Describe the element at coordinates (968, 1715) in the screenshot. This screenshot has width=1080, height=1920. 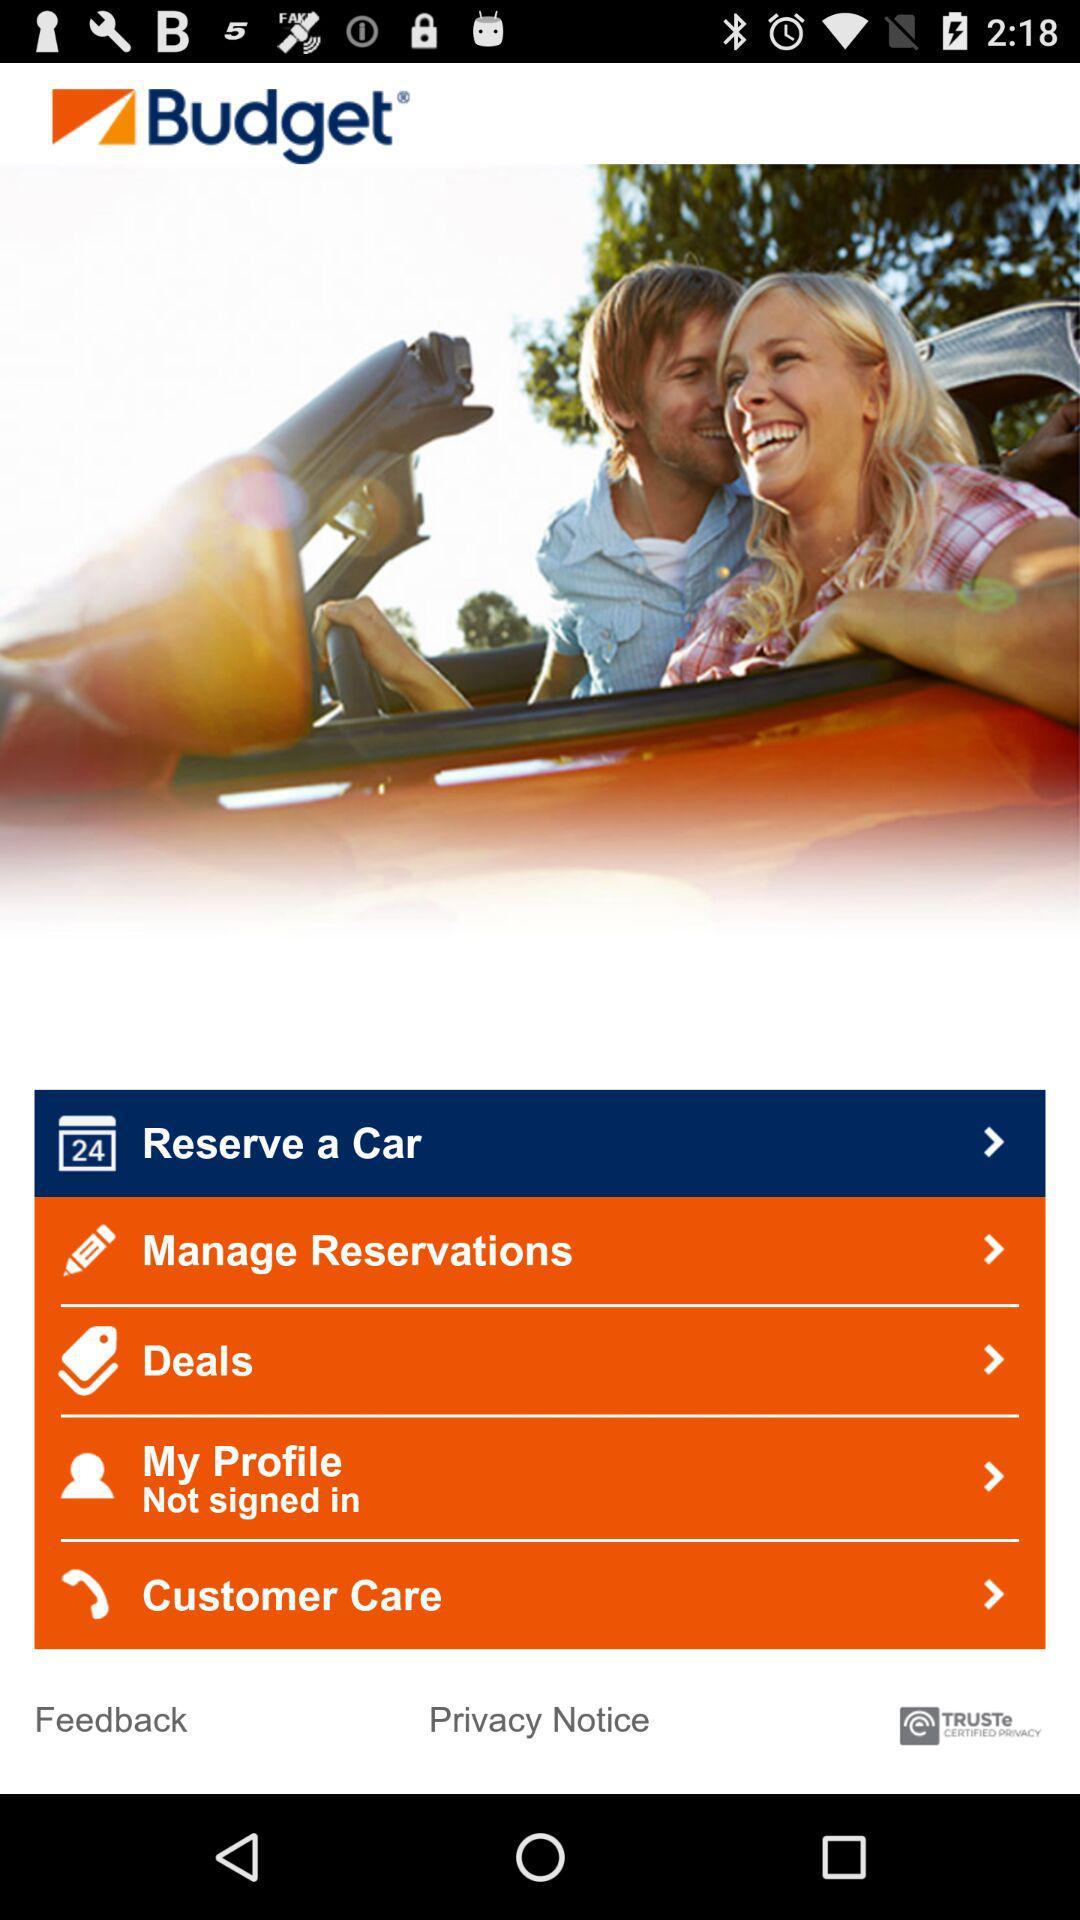
I see `the icon at the bottom right corner` at that location.